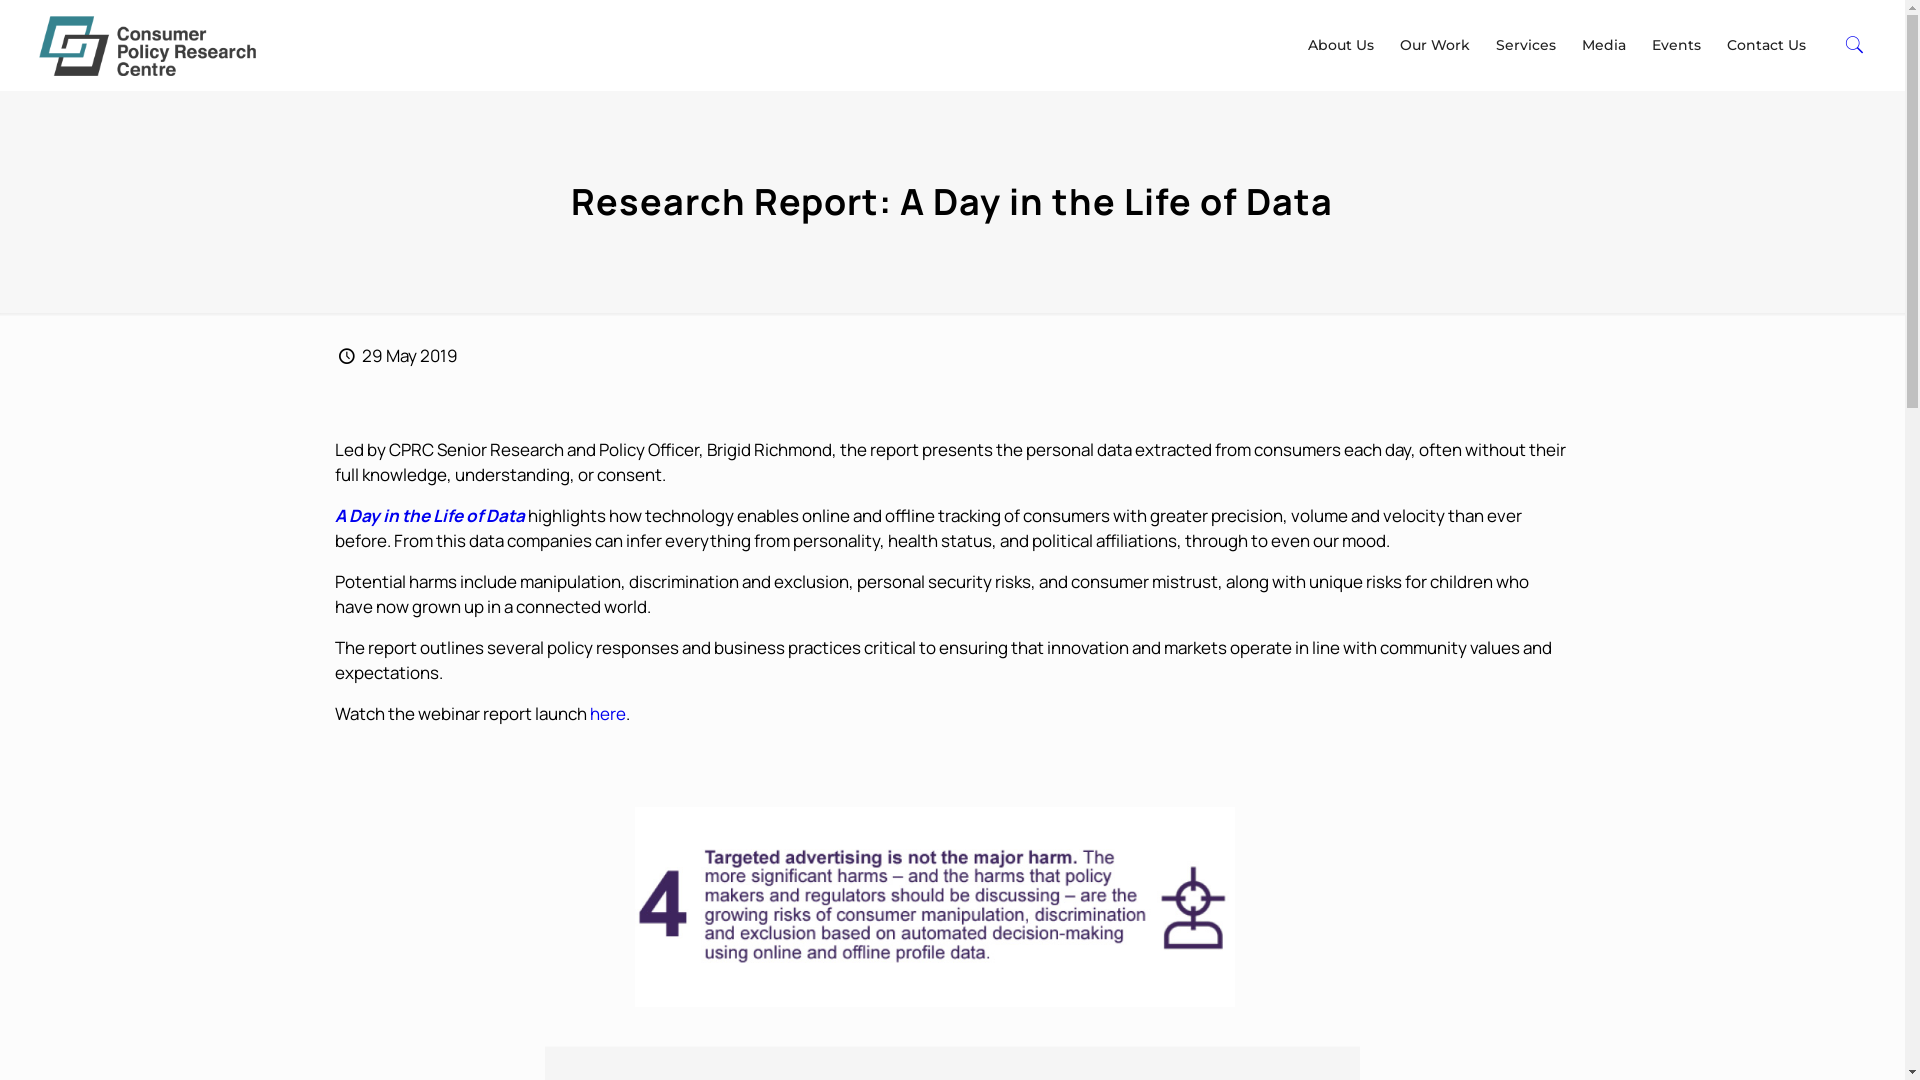 This screenshot has height=1080, width=1920. I want to click on 'Services', so click(1525, 45).